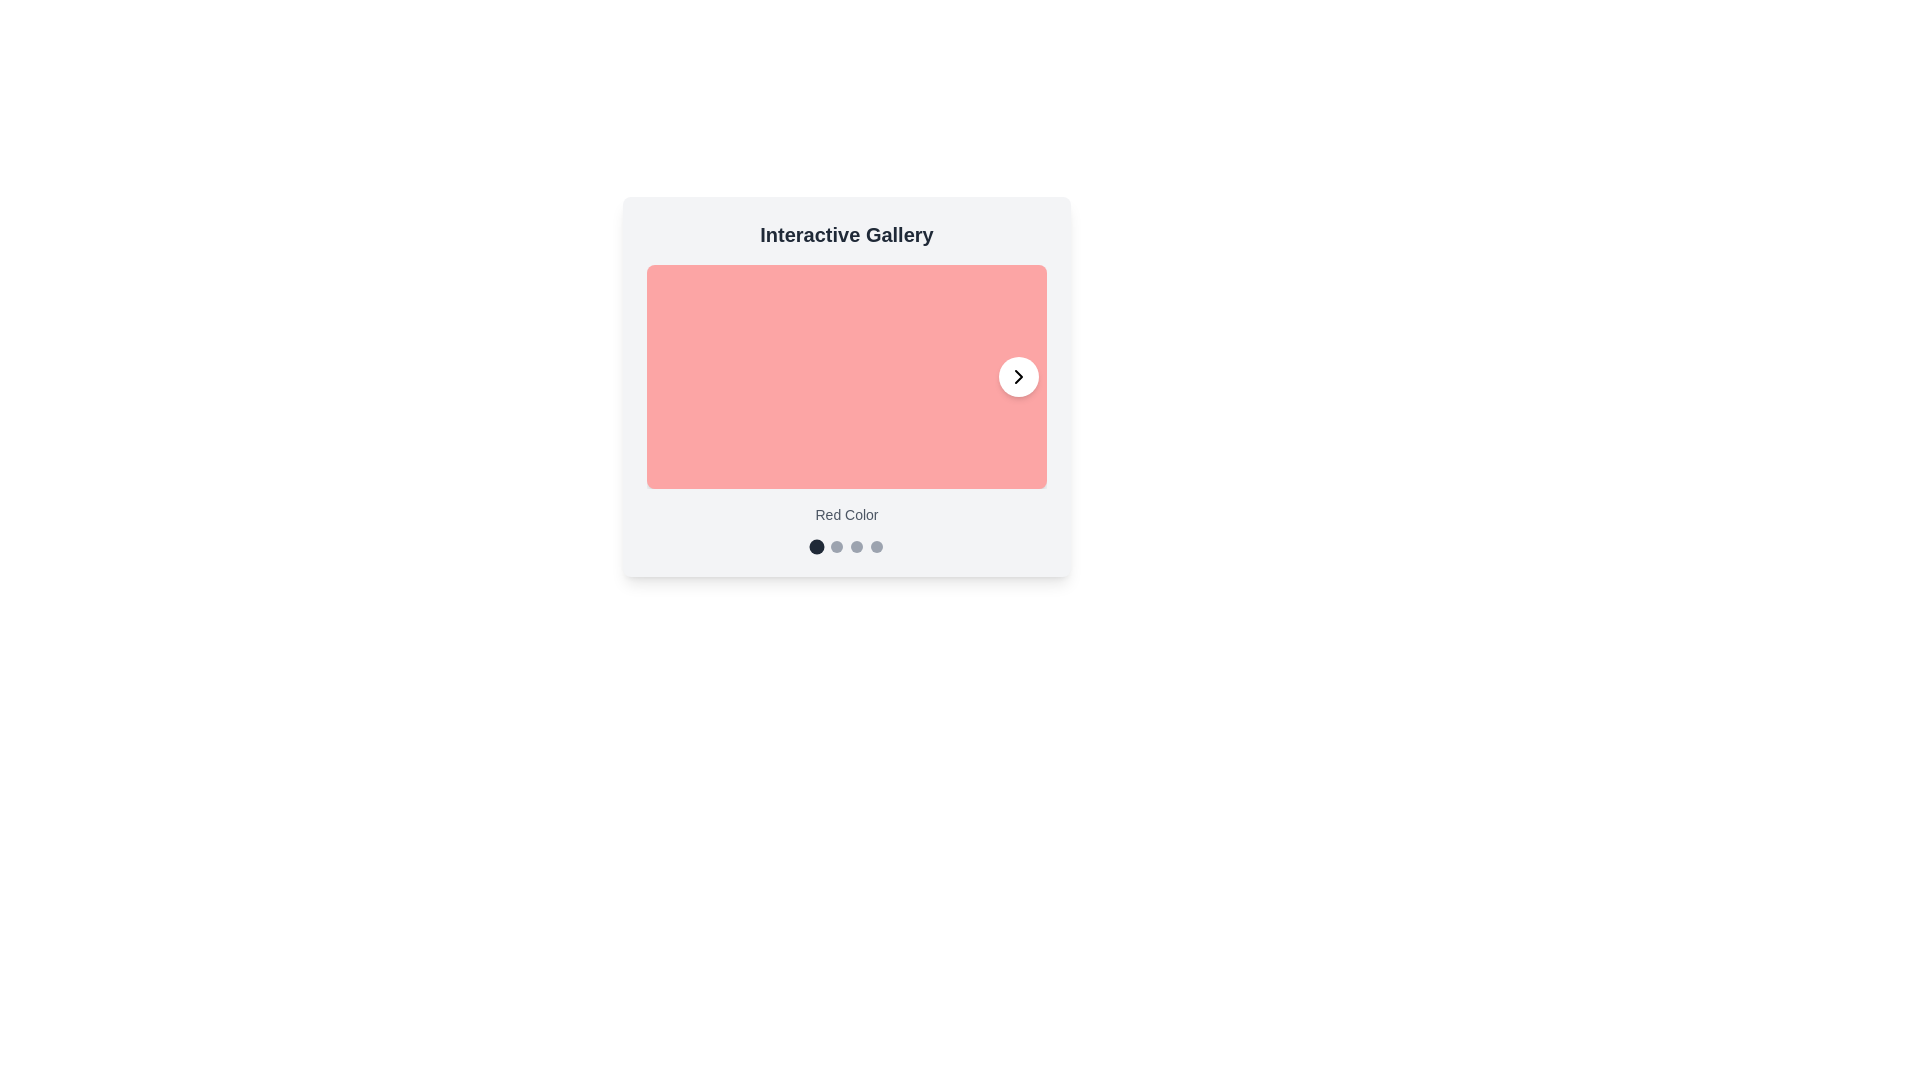 Image resolution: width=1920 pixels, height=1080 pixels. I want to click on the second dot button in the horizontal row below the rectangular image to change its color, so click(836, 547).